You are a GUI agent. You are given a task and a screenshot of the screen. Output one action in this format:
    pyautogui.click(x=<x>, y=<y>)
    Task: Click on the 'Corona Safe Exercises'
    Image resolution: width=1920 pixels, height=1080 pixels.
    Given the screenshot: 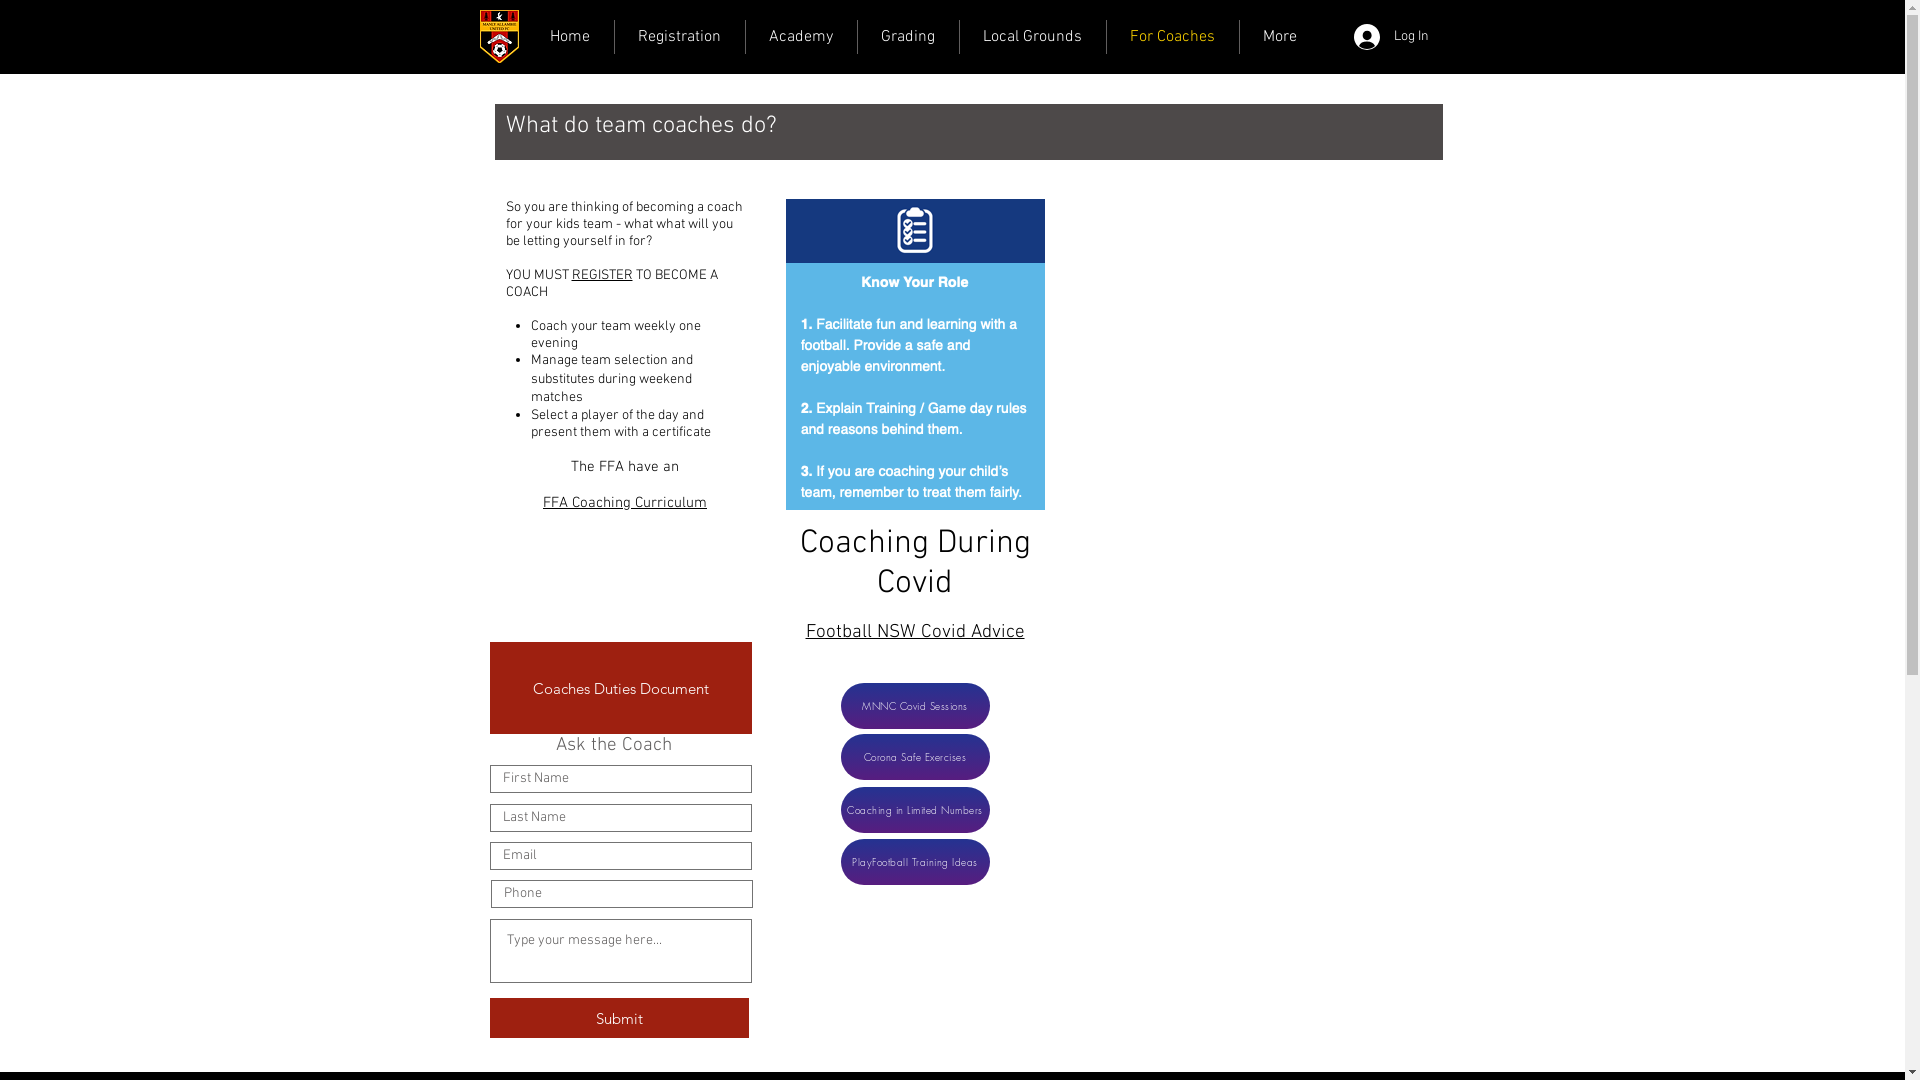 What is the action you would take?
    pyautogui.click(x=913, y=756)
    